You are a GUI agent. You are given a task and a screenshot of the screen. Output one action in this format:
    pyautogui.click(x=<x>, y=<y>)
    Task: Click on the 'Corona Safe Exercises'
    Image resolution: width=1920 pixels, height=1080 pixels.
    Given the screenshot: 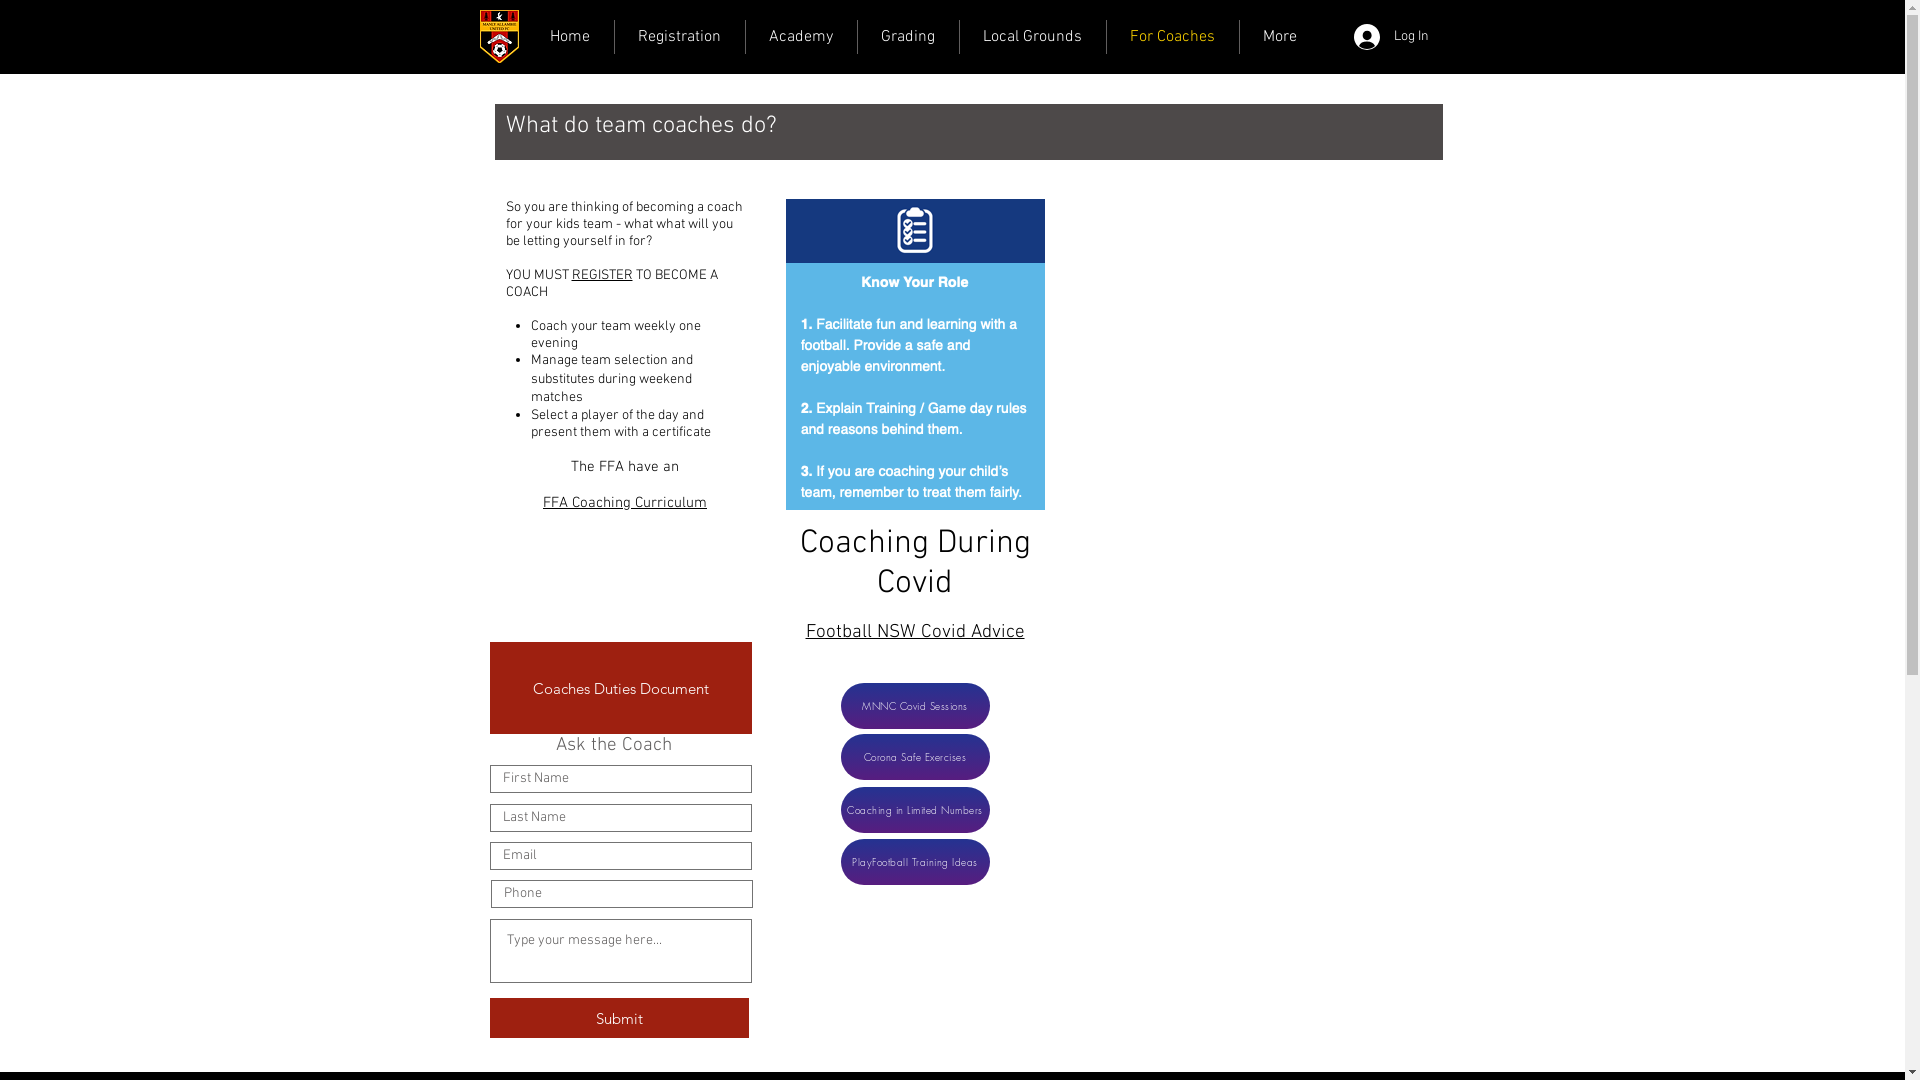 What is the action you would take?
    pyautogui.click(x=913, y=756)
    